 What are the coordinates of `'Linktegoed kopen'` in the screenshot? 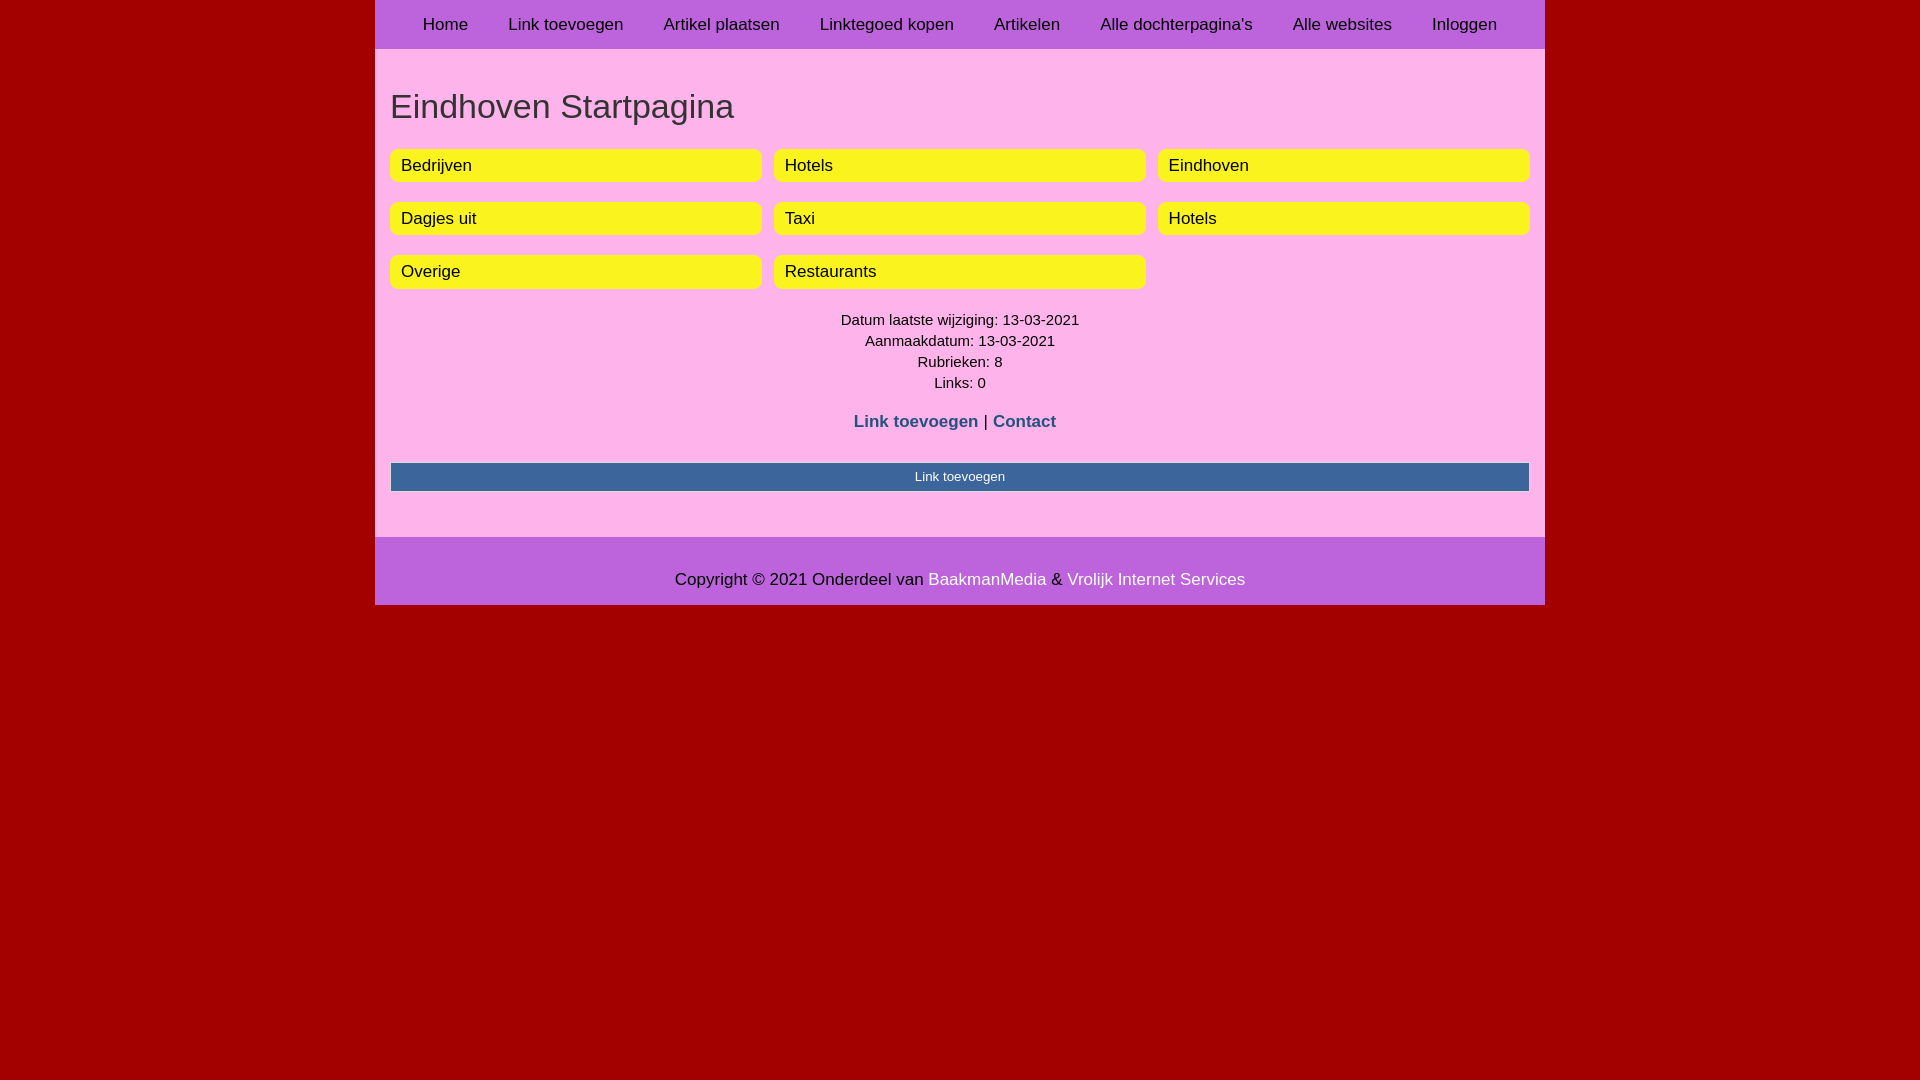 It's located at (800, 24).